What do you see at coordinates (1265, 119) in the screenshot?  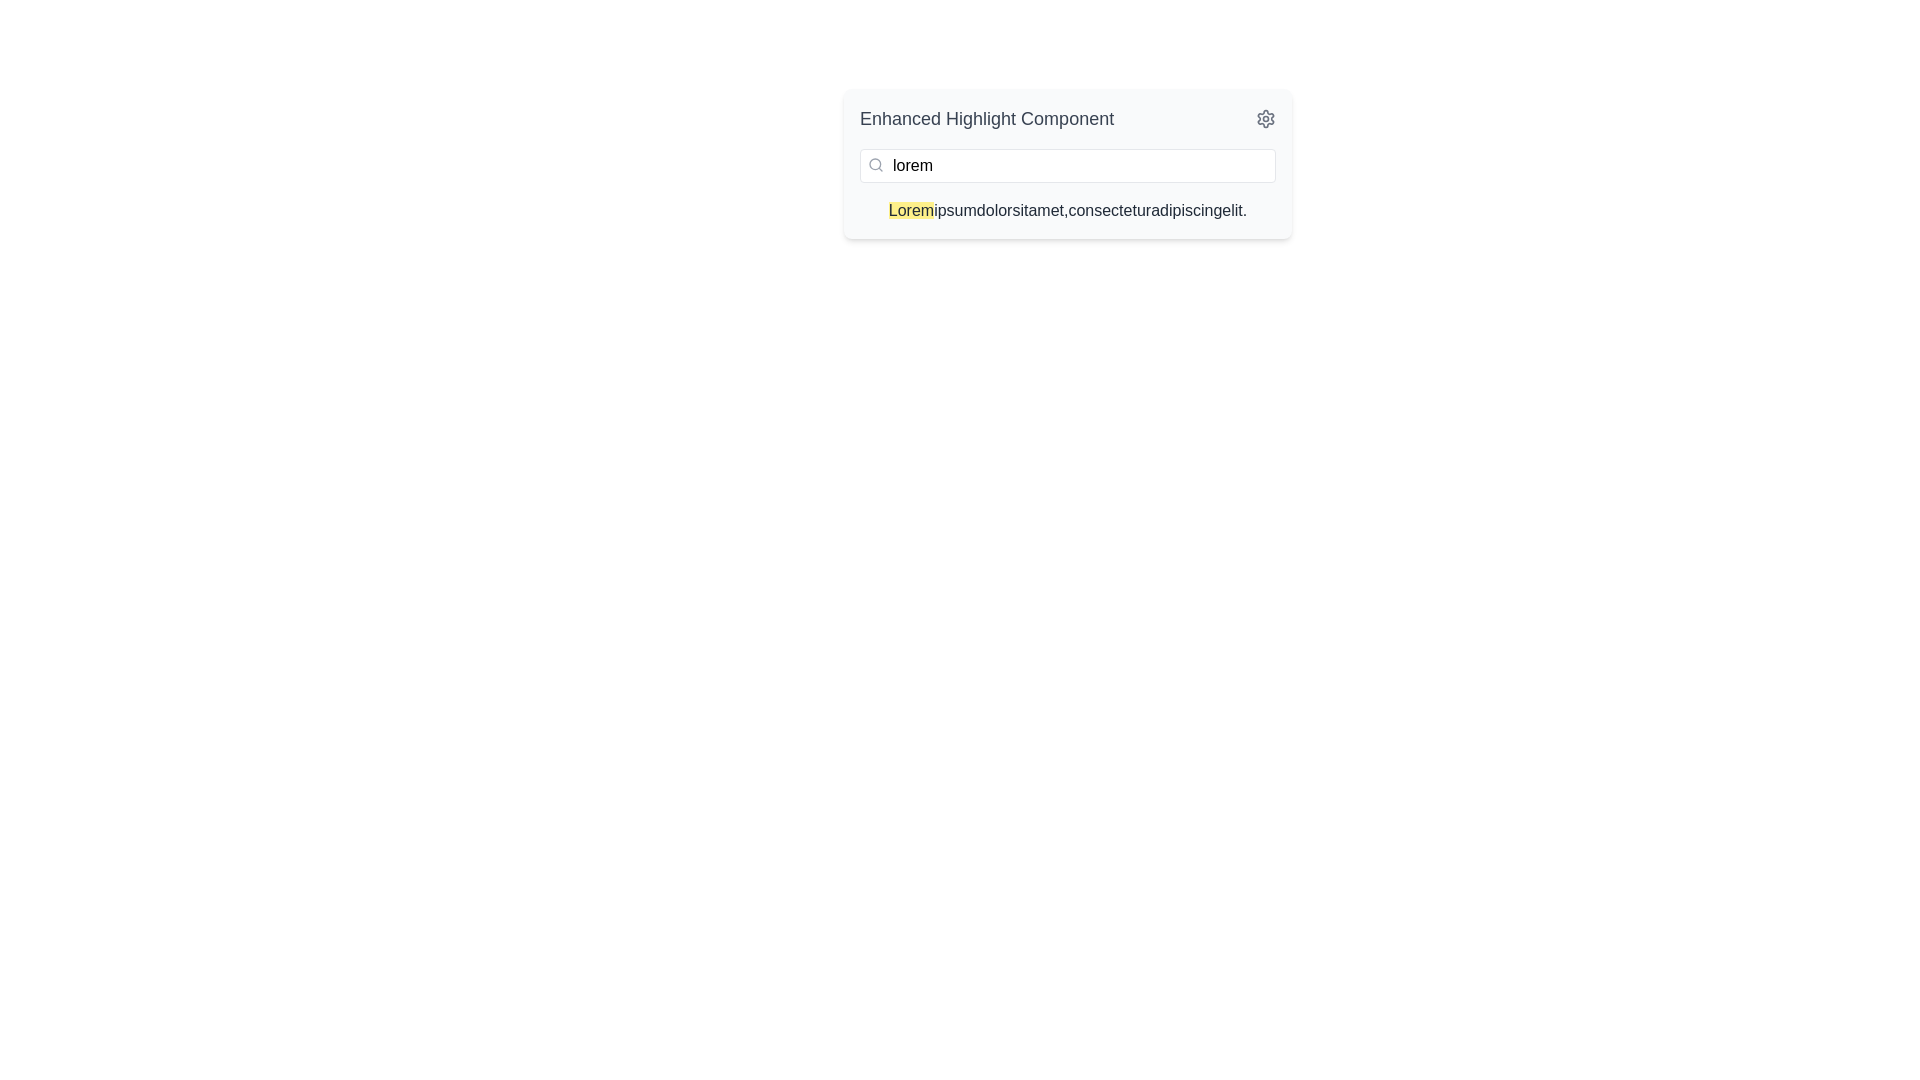 I see `the gear-shaped icon located at the top-right corner of the 'Enhanced Highlight Component' widget` at bounding box center [1265, 119].